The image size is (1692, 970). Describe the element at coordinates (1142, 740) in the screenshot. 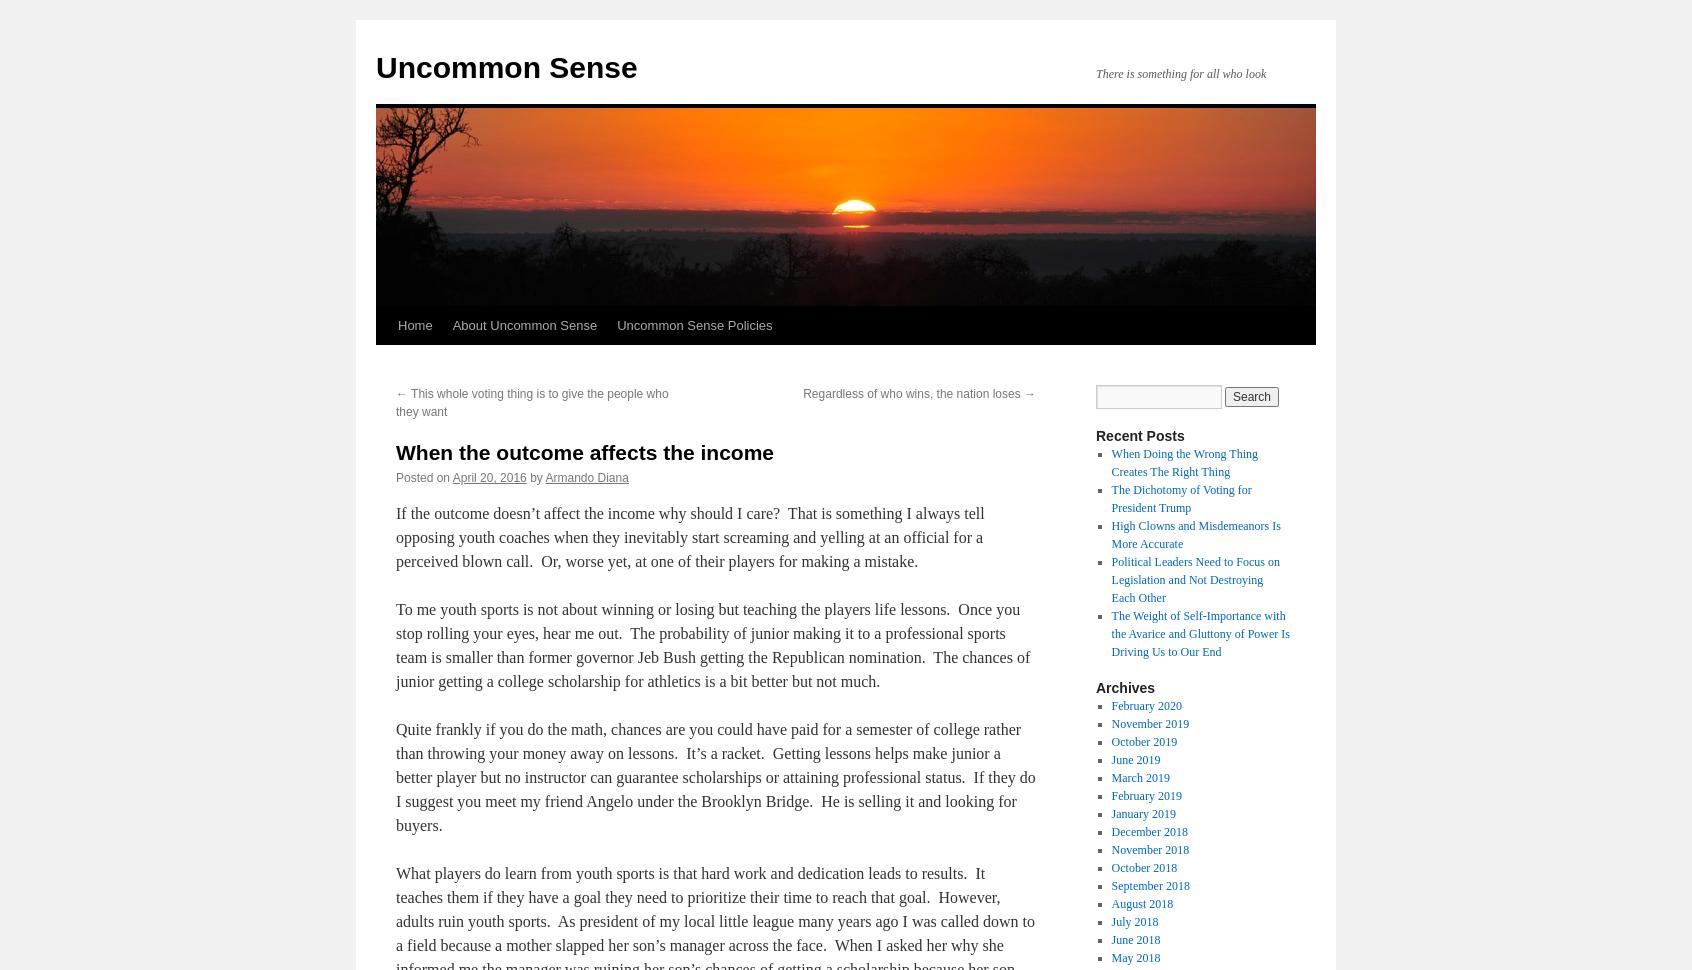

I see `'October 2019'` at that location.